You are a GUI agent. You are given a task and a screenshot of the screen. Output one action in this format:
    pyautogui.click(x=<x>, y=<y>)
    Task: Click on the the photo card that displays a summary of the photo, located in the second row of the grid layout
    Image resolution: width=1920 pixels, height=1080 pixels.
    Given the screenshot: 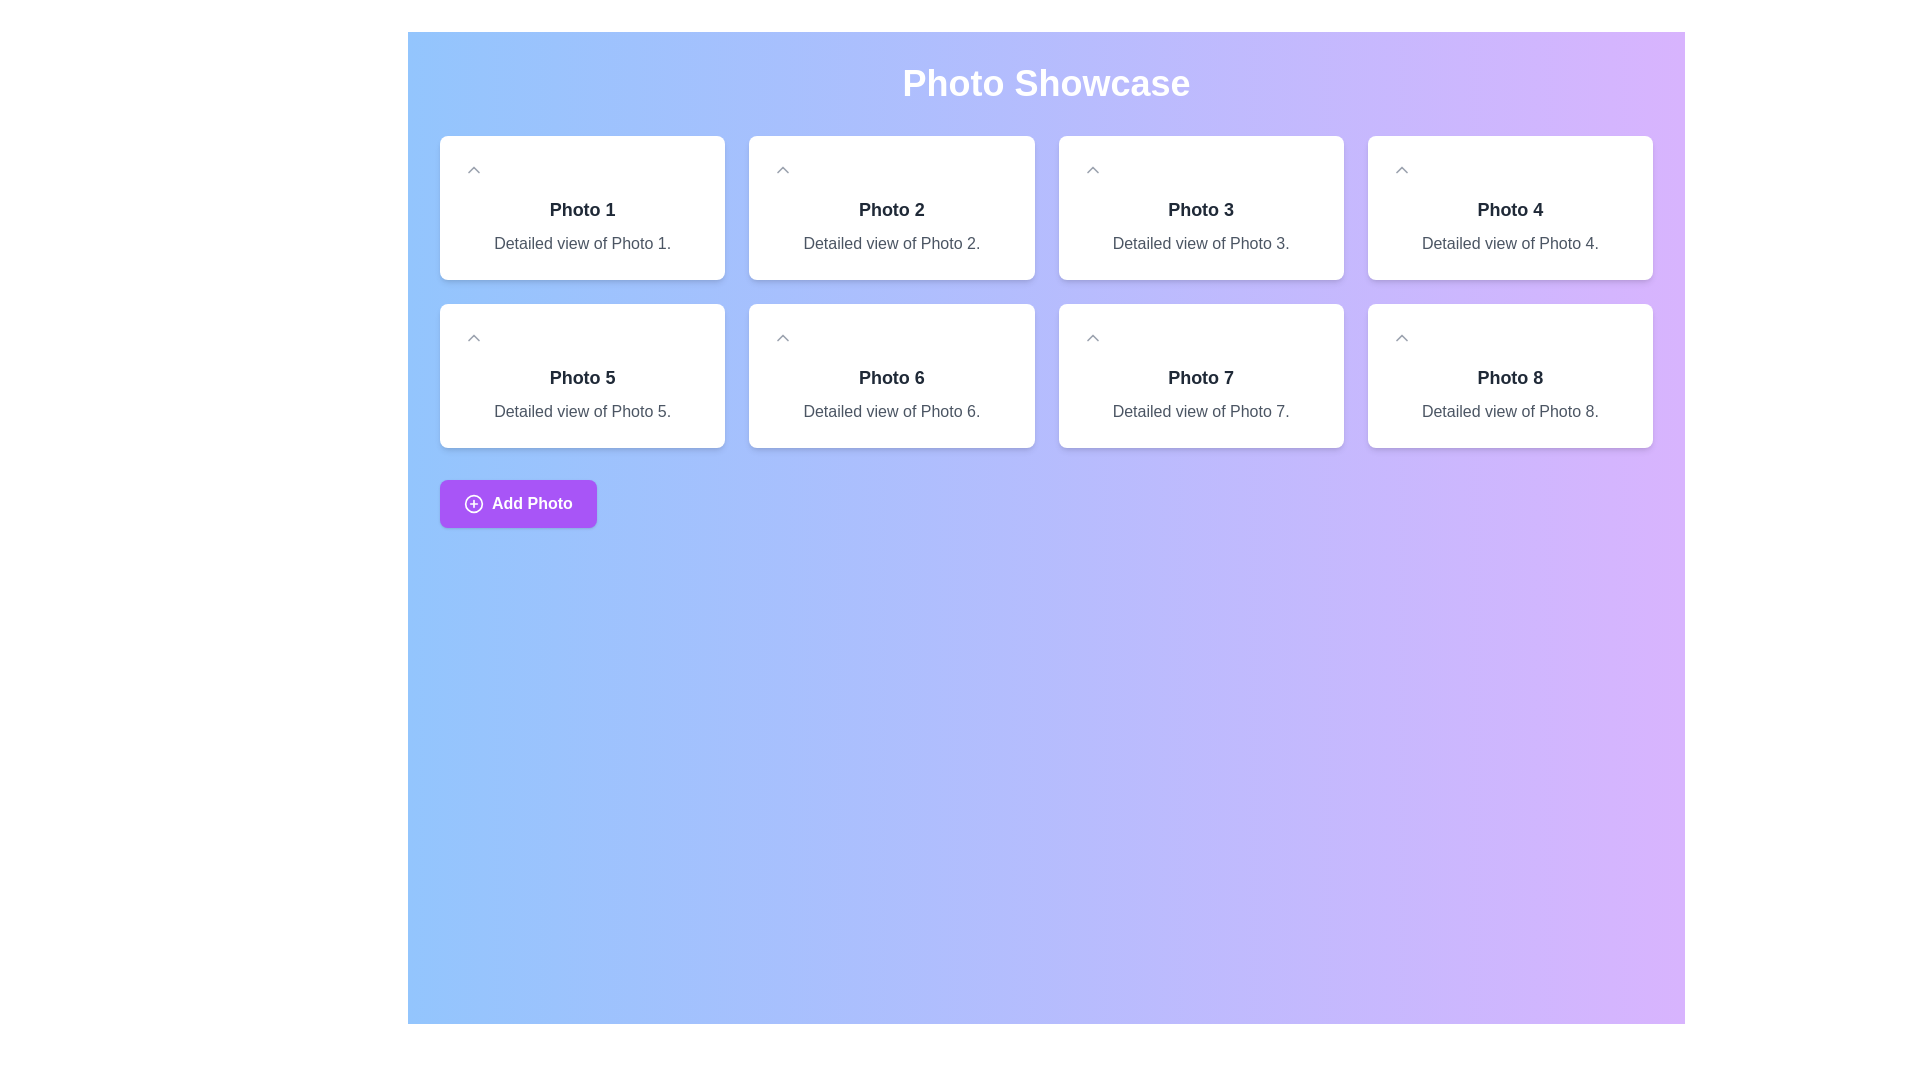 What is the action you would take?
    pyautogui.click(x=890, y=375)
    